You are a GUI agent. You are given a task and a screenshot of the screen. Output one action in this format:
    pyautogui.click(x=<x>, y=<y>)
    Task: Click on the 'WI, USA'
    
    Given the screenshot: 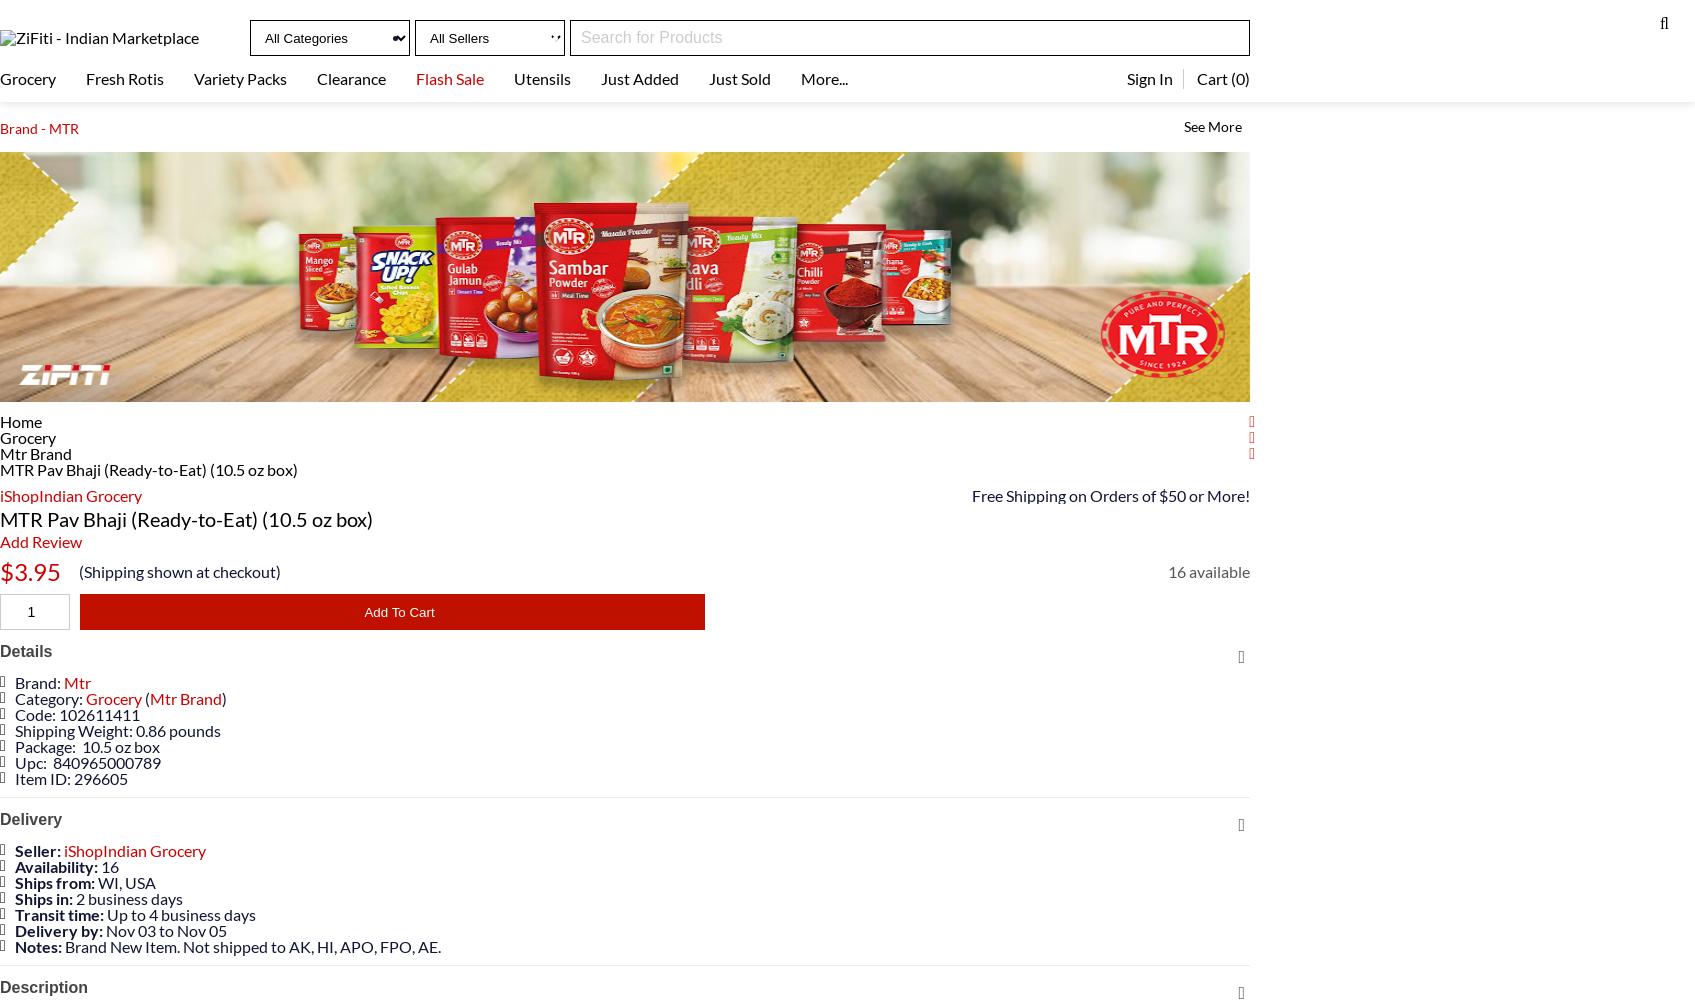 What is the action you would take?
    pyautogui.click(x=93, y=882)
    